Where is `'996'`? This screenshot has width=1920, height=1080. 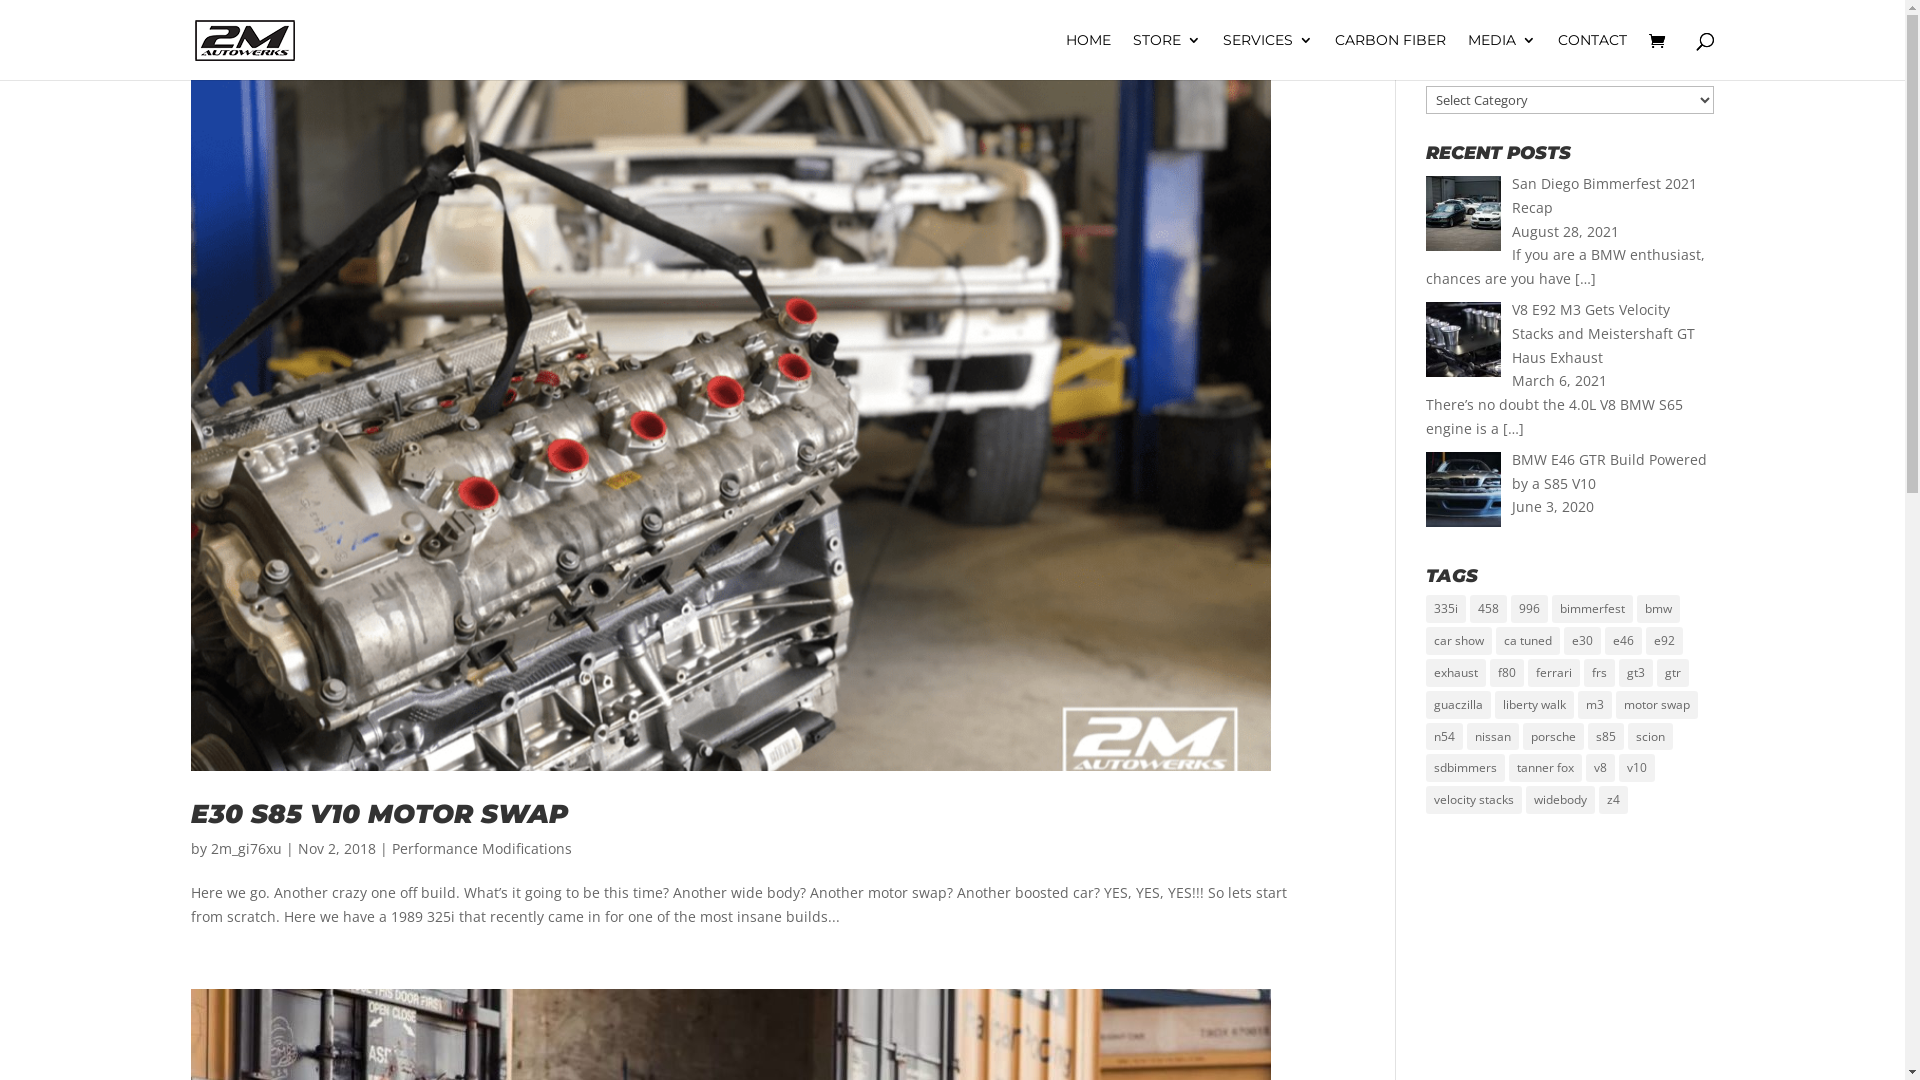 '996' is located at coordinates (1528, 608).